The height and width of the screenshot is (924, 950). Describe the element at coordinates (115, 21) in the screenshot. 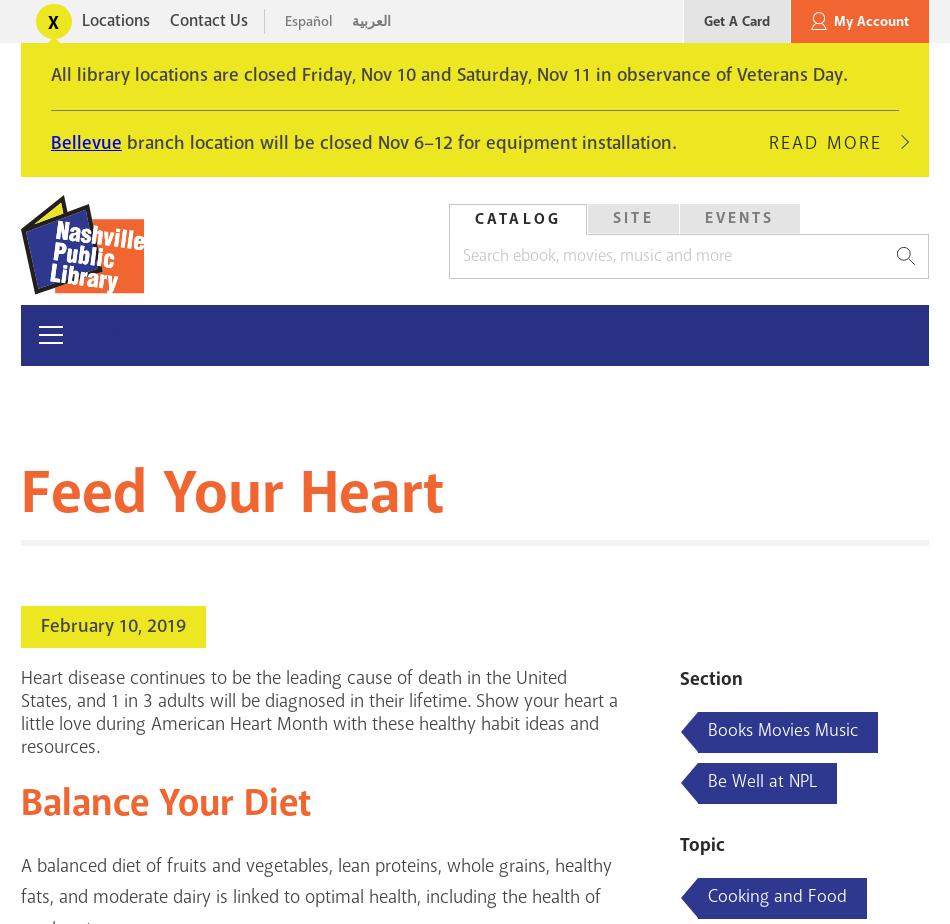

I see `'Locations'` at that location.